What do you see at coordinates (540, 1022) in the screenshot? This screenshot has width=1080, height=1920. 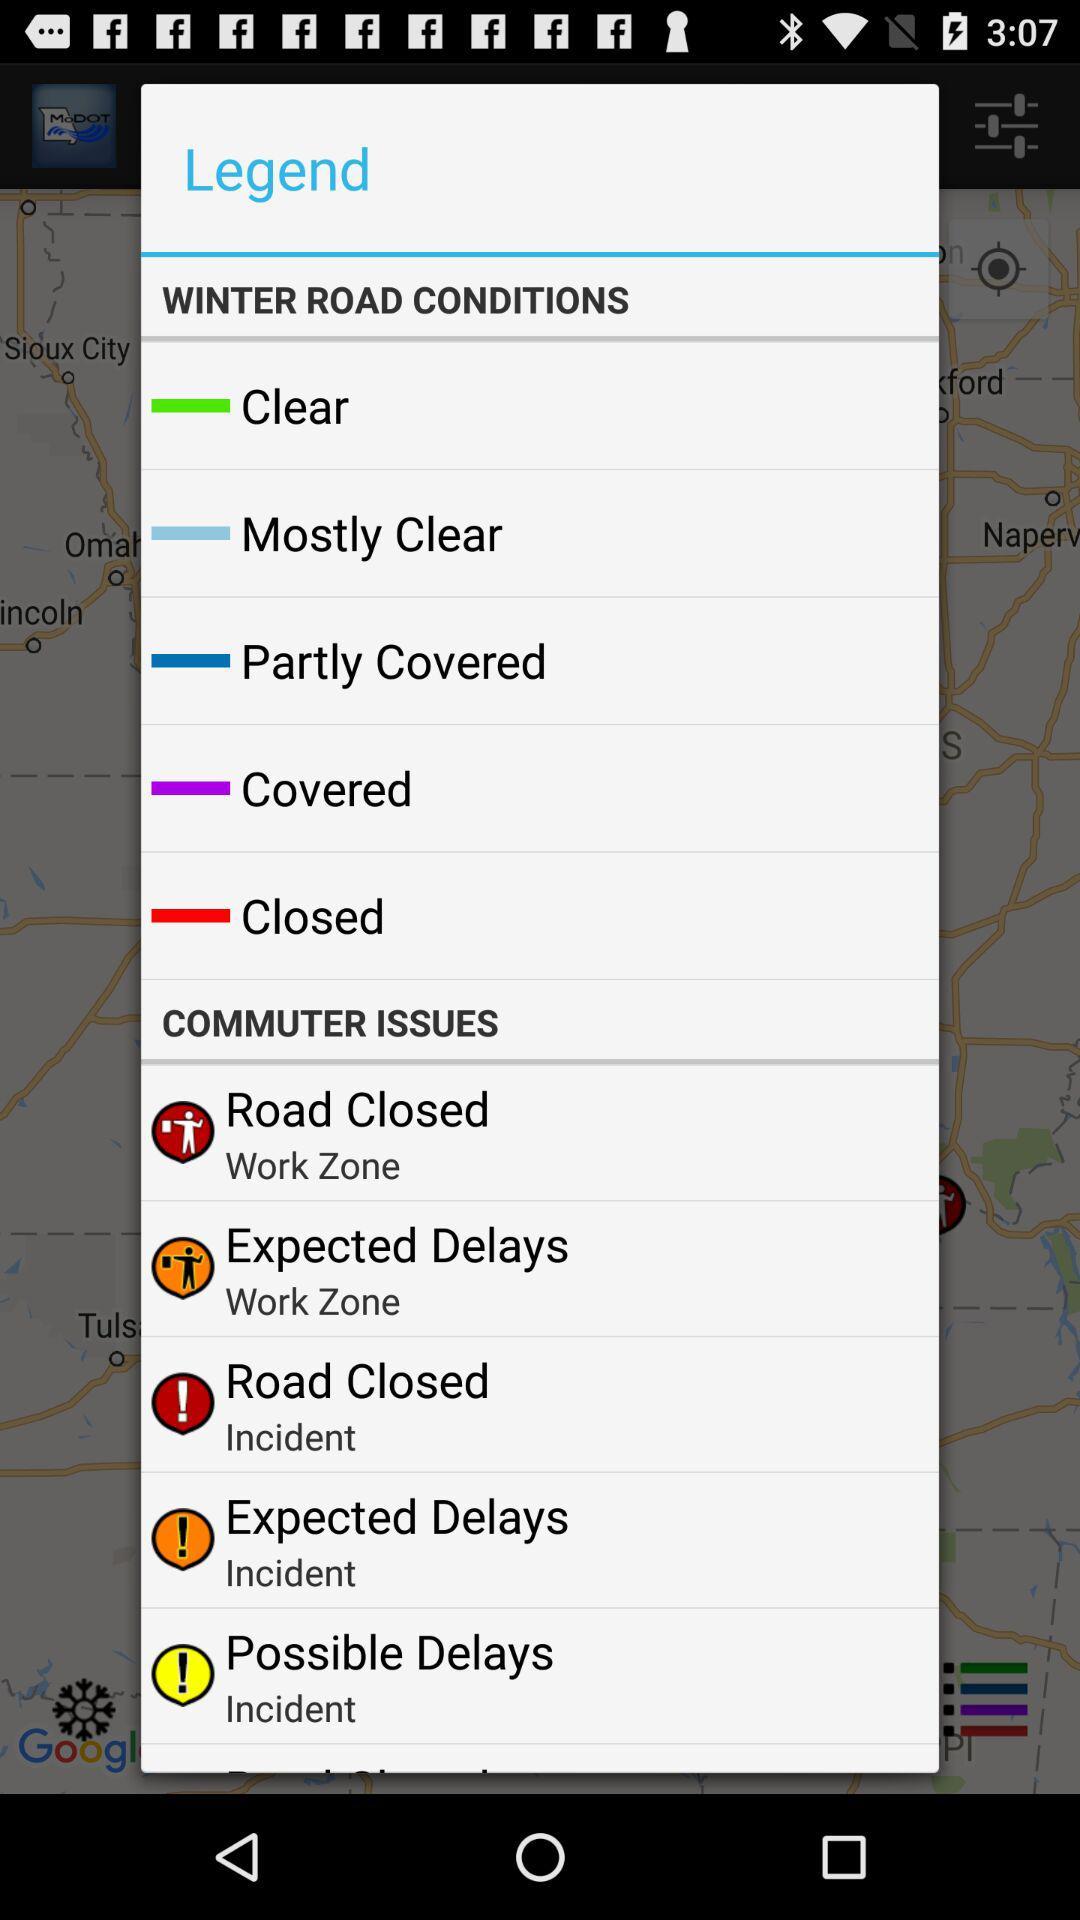 I see `the commuter issues` at bounding box center [540, 1022].